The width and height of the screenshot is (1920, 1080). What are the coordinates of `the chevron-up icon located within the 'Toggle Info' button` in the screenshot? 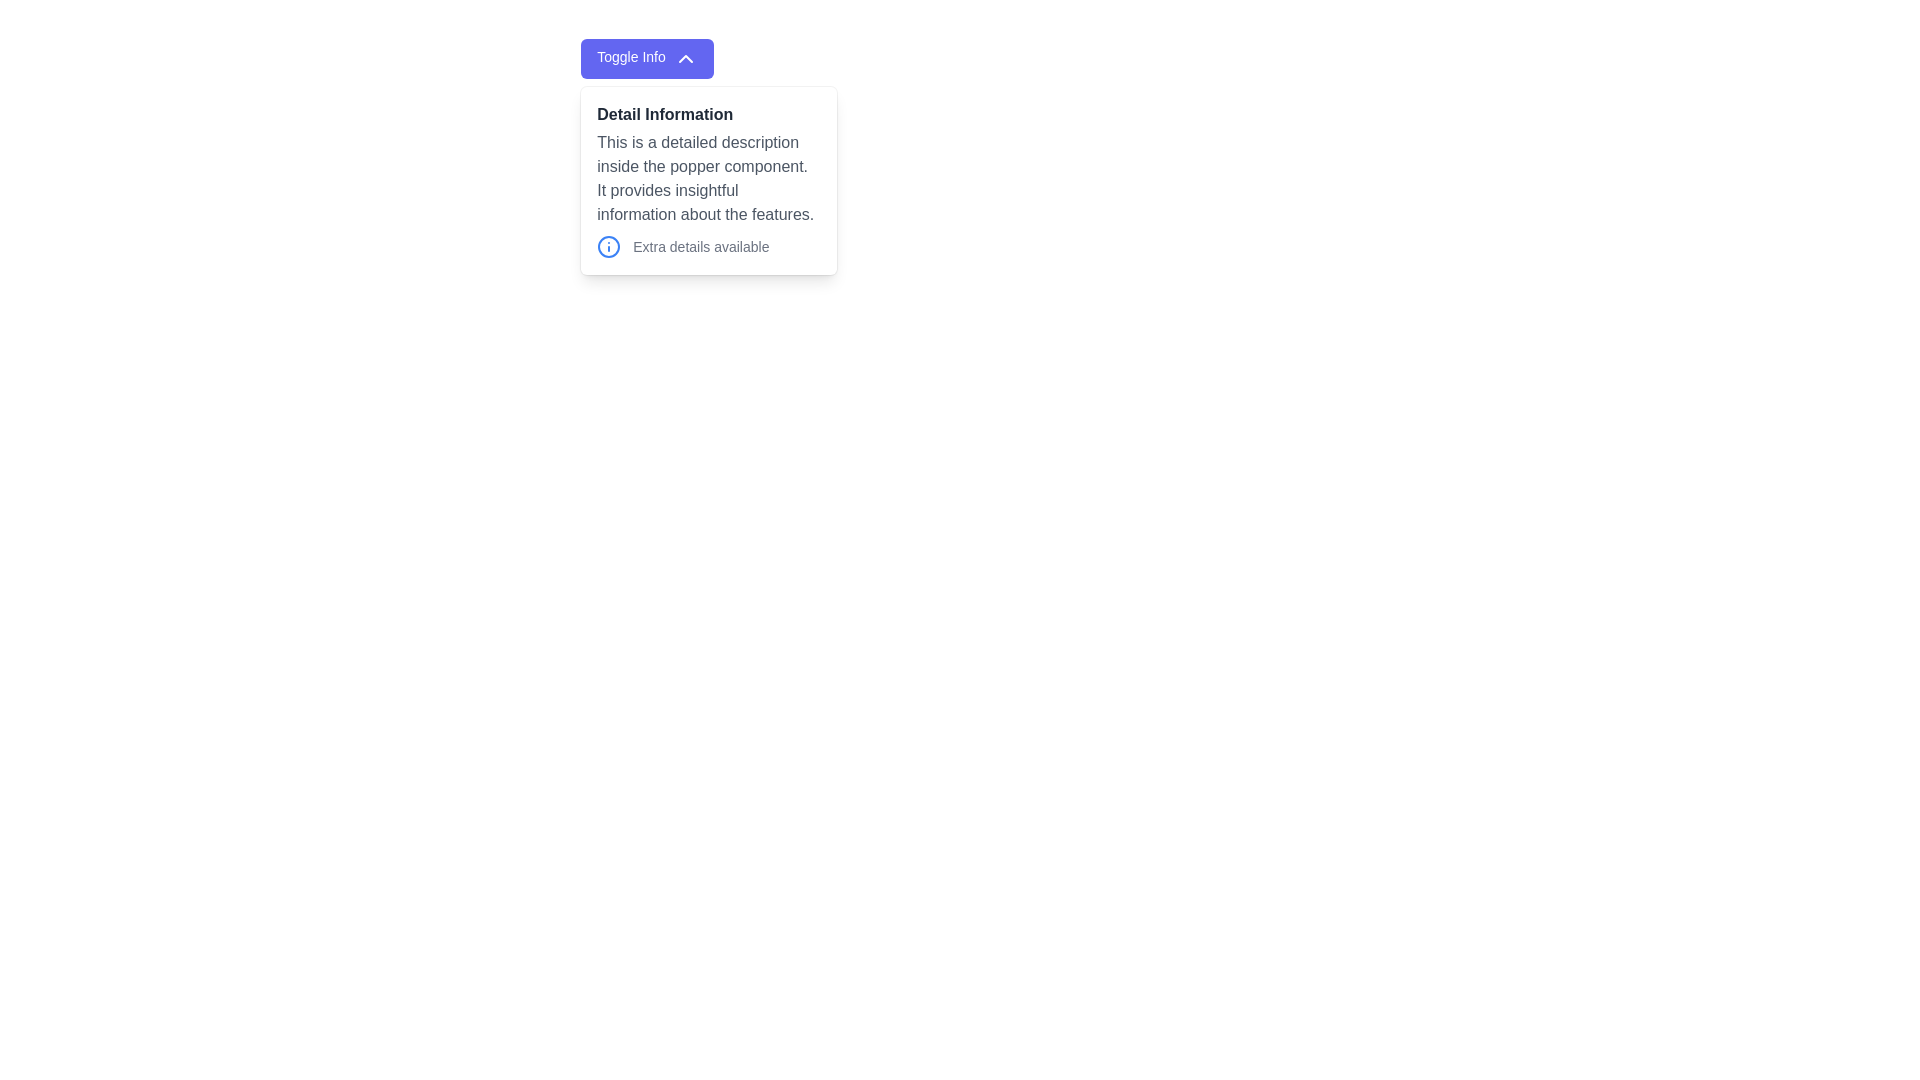 It's located at (685, 57).